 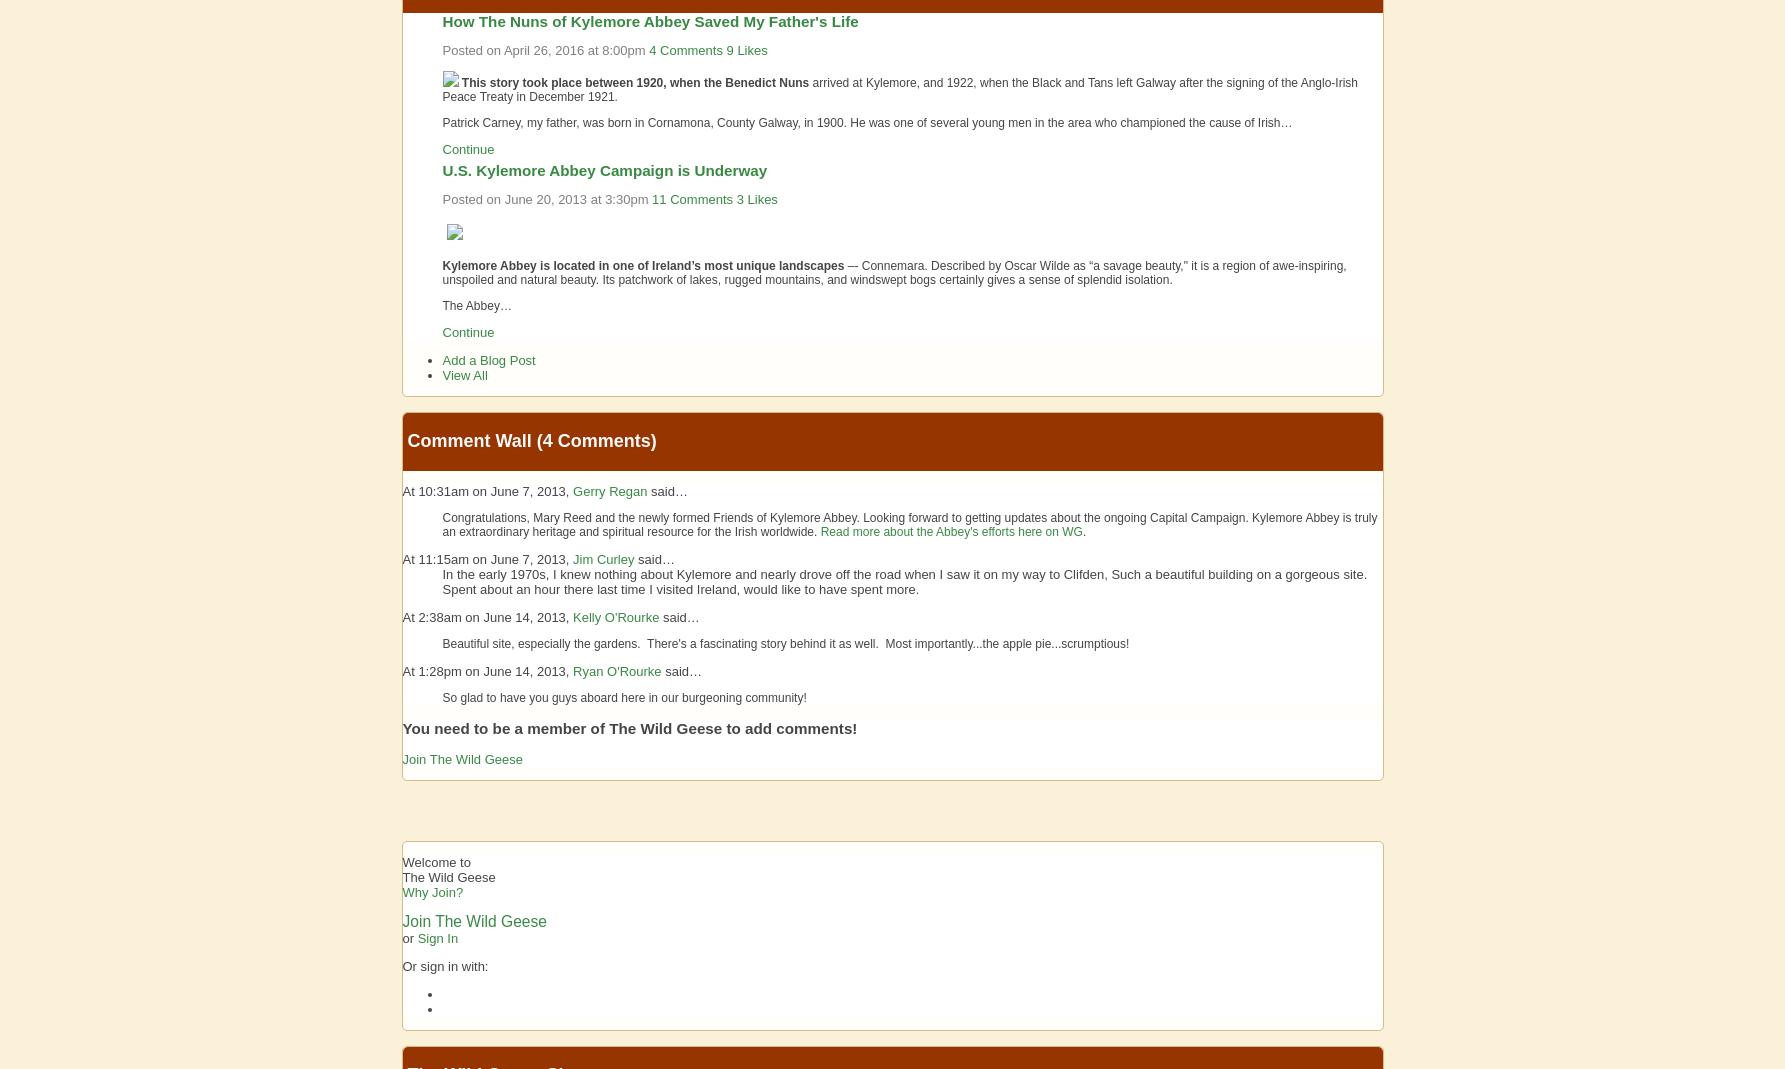 What do you see at coordinates (903, 581) in the screenshot?
I see `'In the early 1970s, I knew nothing about Kylemore and nearly drove off the road when I saw it on my way to Clifden, Such a beautiful building on a gorgeous site. Spent about an hour there last time I visited Ireland, would like to have spent more.'` at bounding box center [903, 581].